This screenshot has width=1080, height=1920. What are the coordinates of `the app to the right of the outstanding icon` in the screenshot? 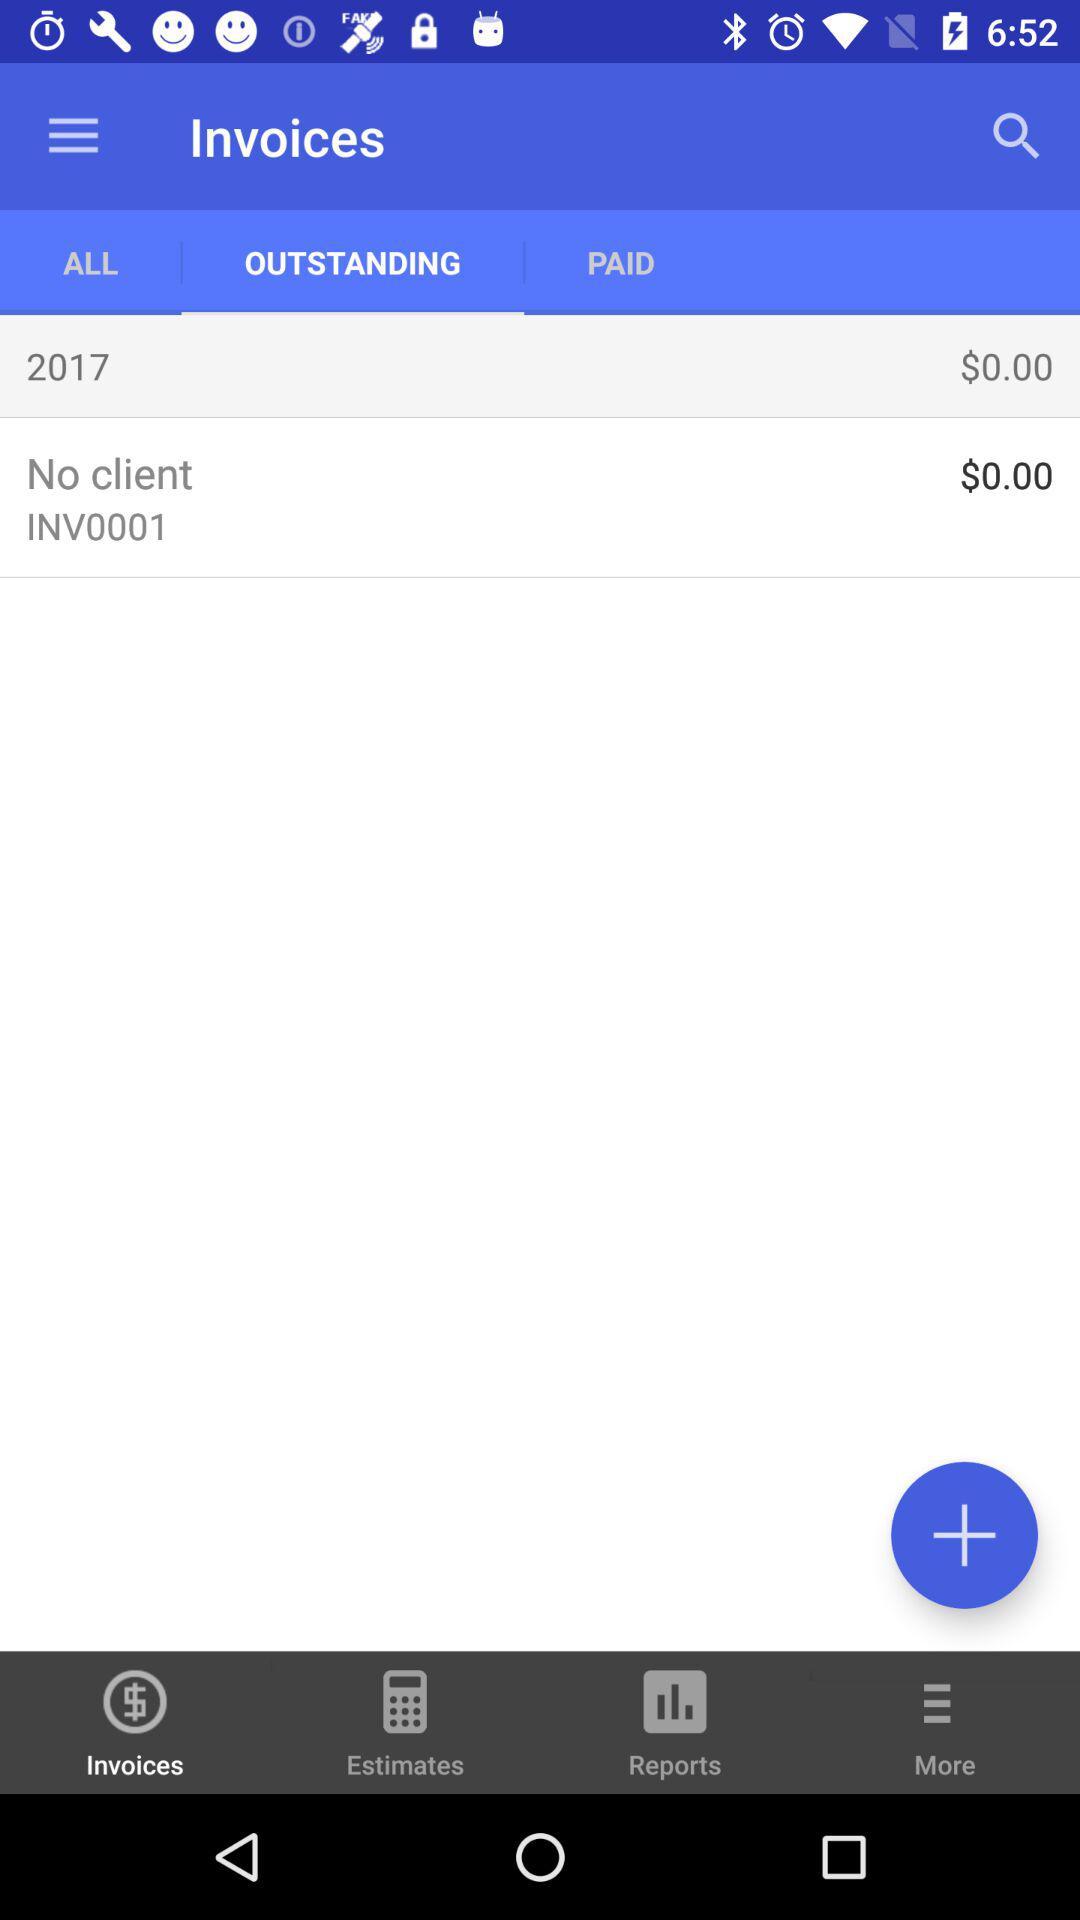 It's located at (620, 261).